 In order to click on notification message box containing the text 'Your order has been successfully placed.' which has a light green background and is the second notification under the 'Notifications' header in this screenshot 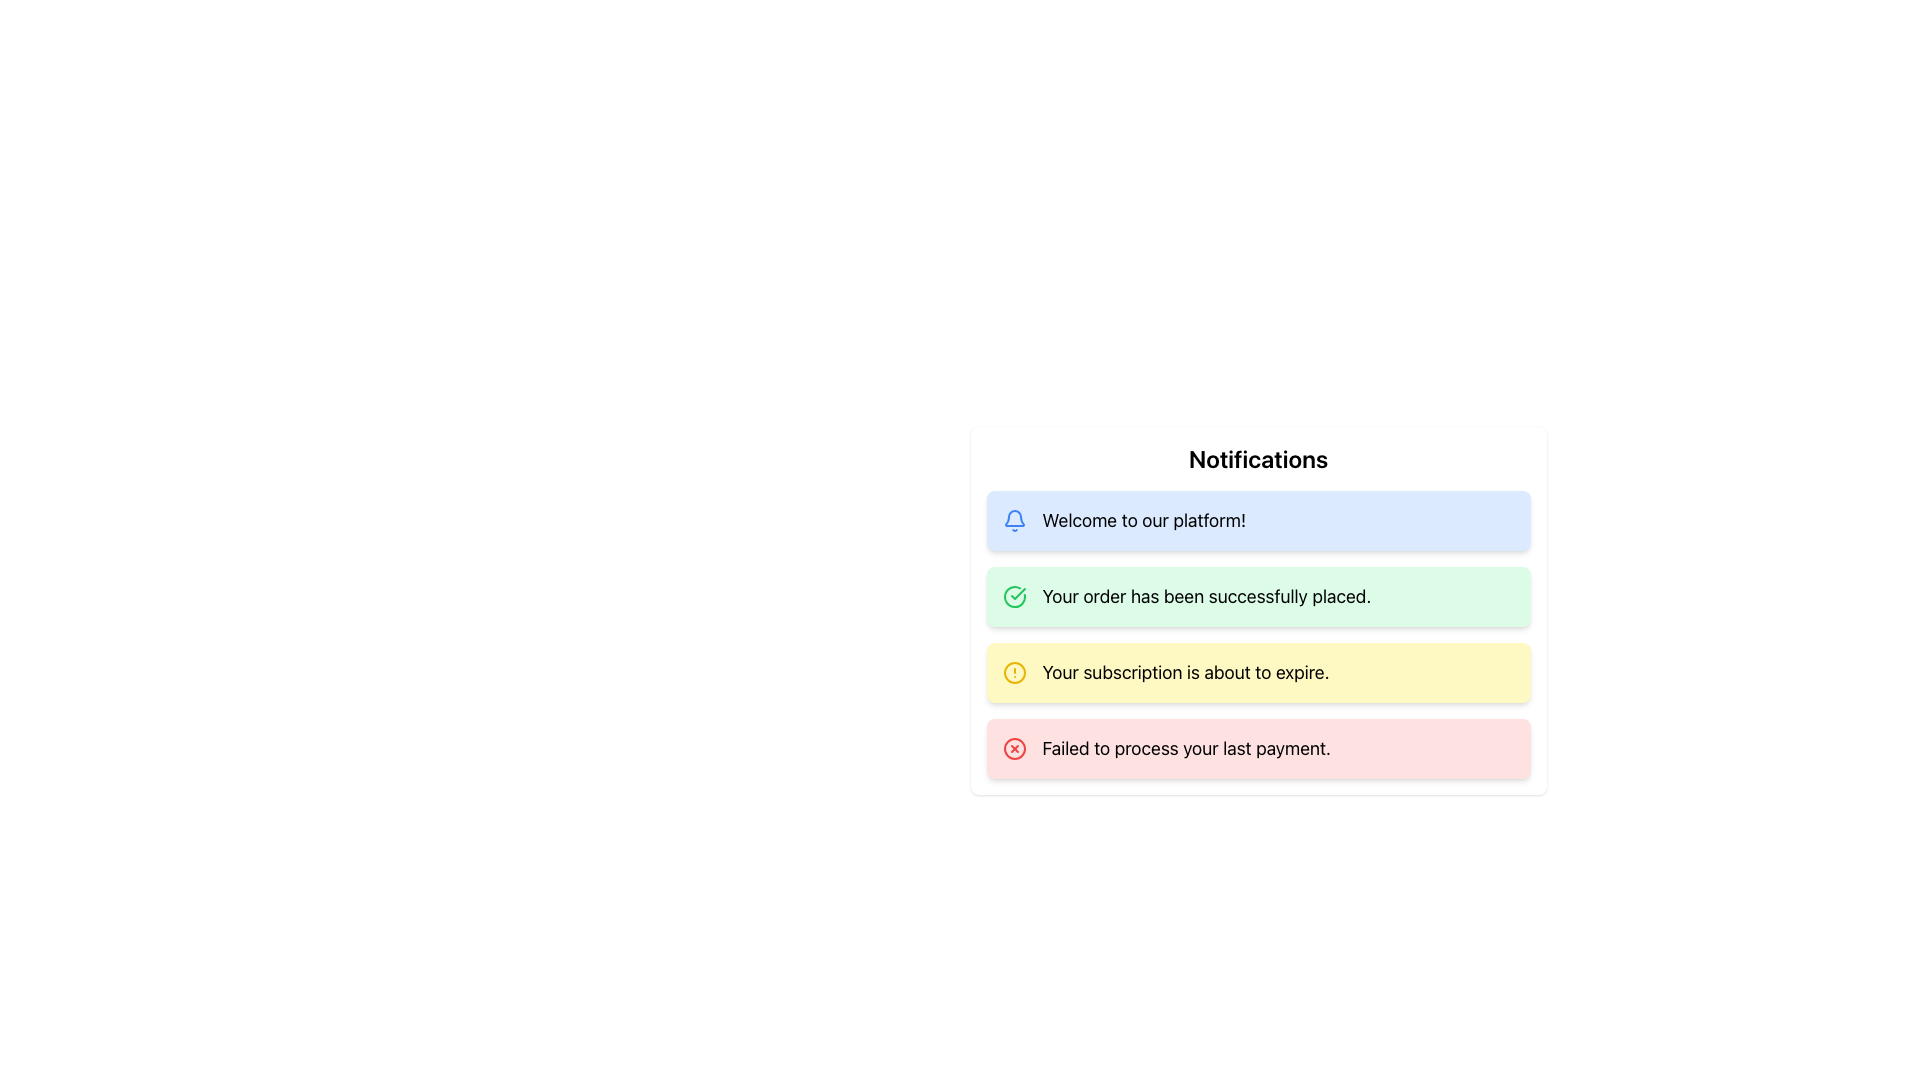, I will do `click(1257, 609)`.